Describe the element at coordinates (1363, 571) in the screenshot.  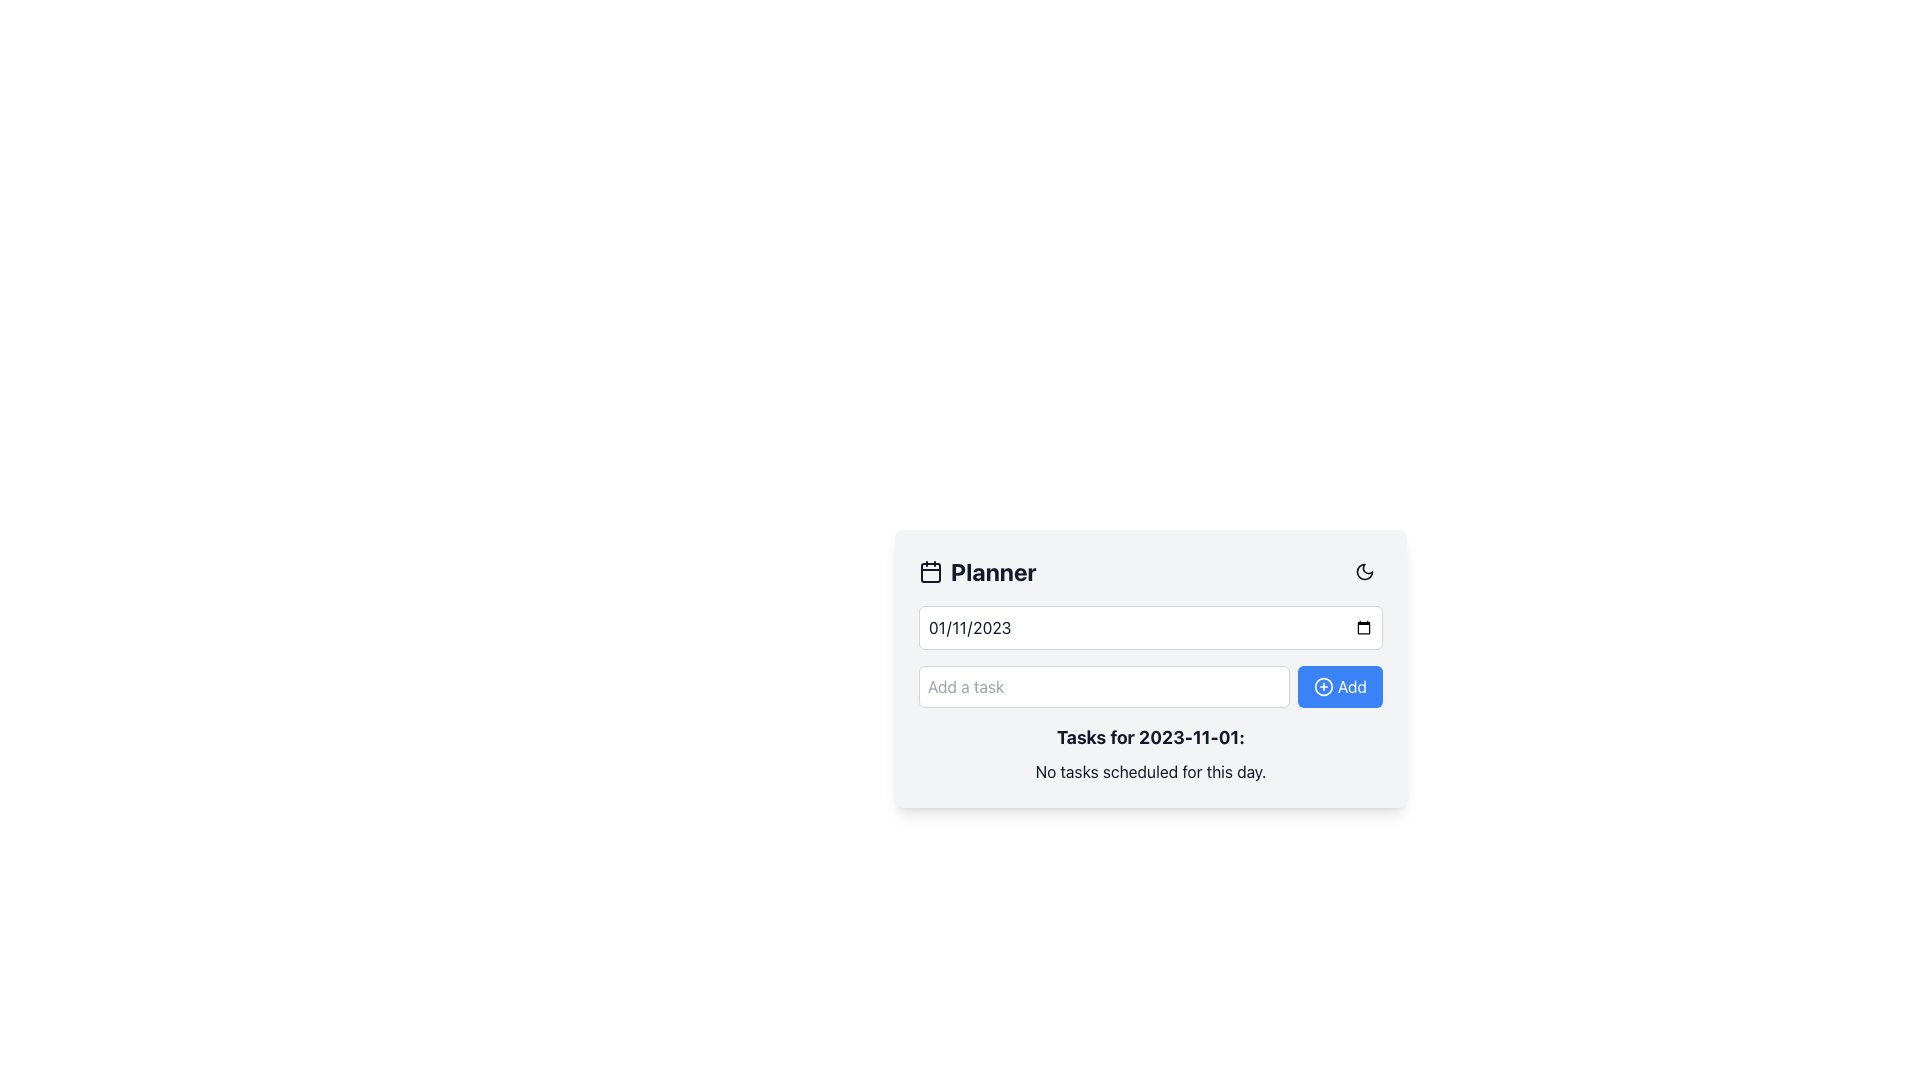
I see `the decorative icon representing night mode or calendar functionality located in the top-right corner of the card layout` at that location.